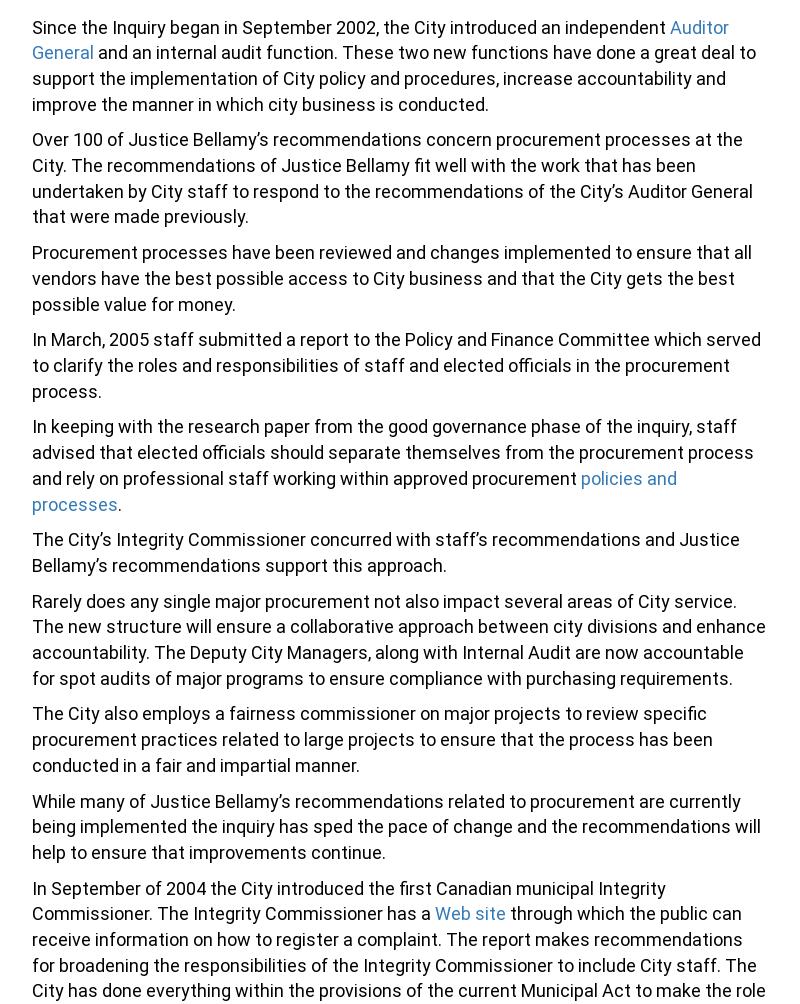 This screenshot has height=1004, width=800. What do you see at coordinates (470, 912) in the screenshot?
I see `'Web site'` at bounding box center [470, 912].